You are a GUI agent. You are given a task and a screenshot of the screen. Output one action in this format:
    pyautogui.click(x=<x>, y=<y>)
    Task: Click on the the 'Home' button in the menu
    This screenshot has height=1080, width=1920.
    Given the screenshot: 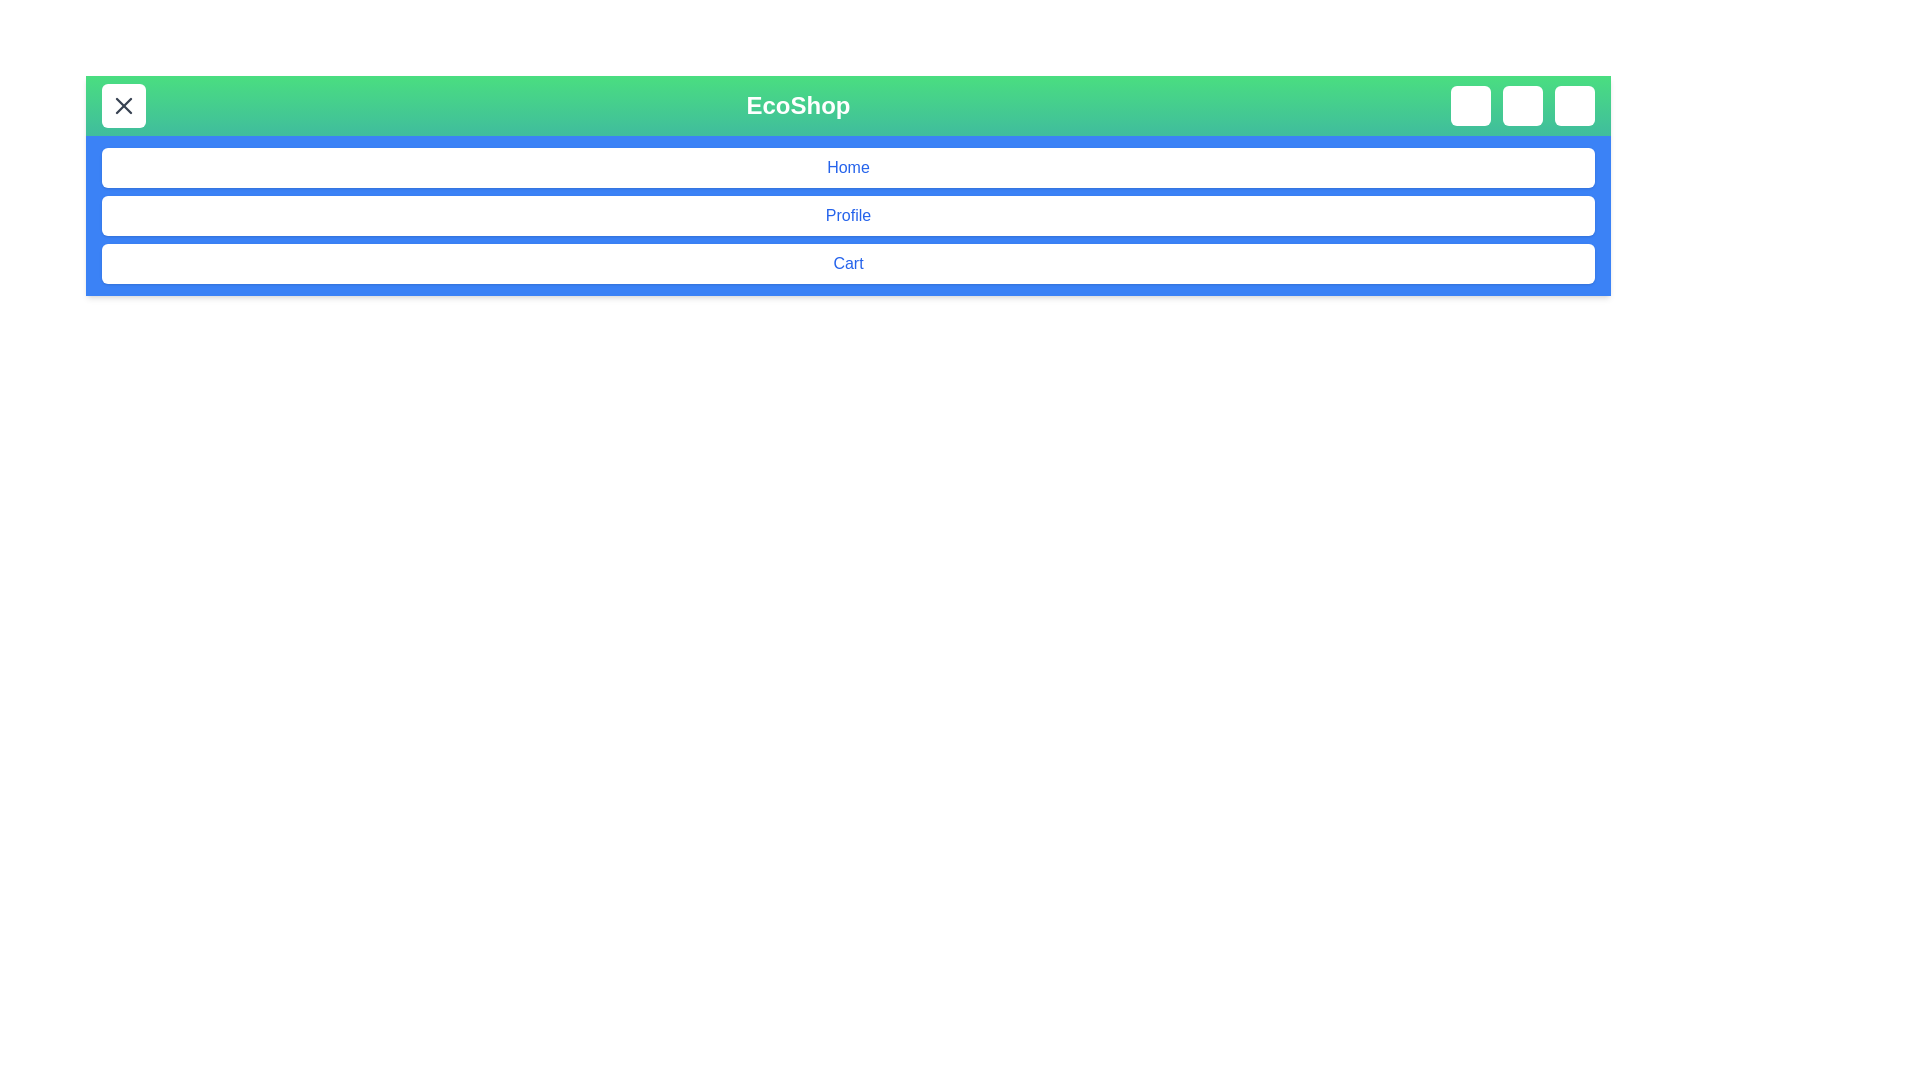 What is the action you would take?
    pyautogui.click(x=848, y=167)
    